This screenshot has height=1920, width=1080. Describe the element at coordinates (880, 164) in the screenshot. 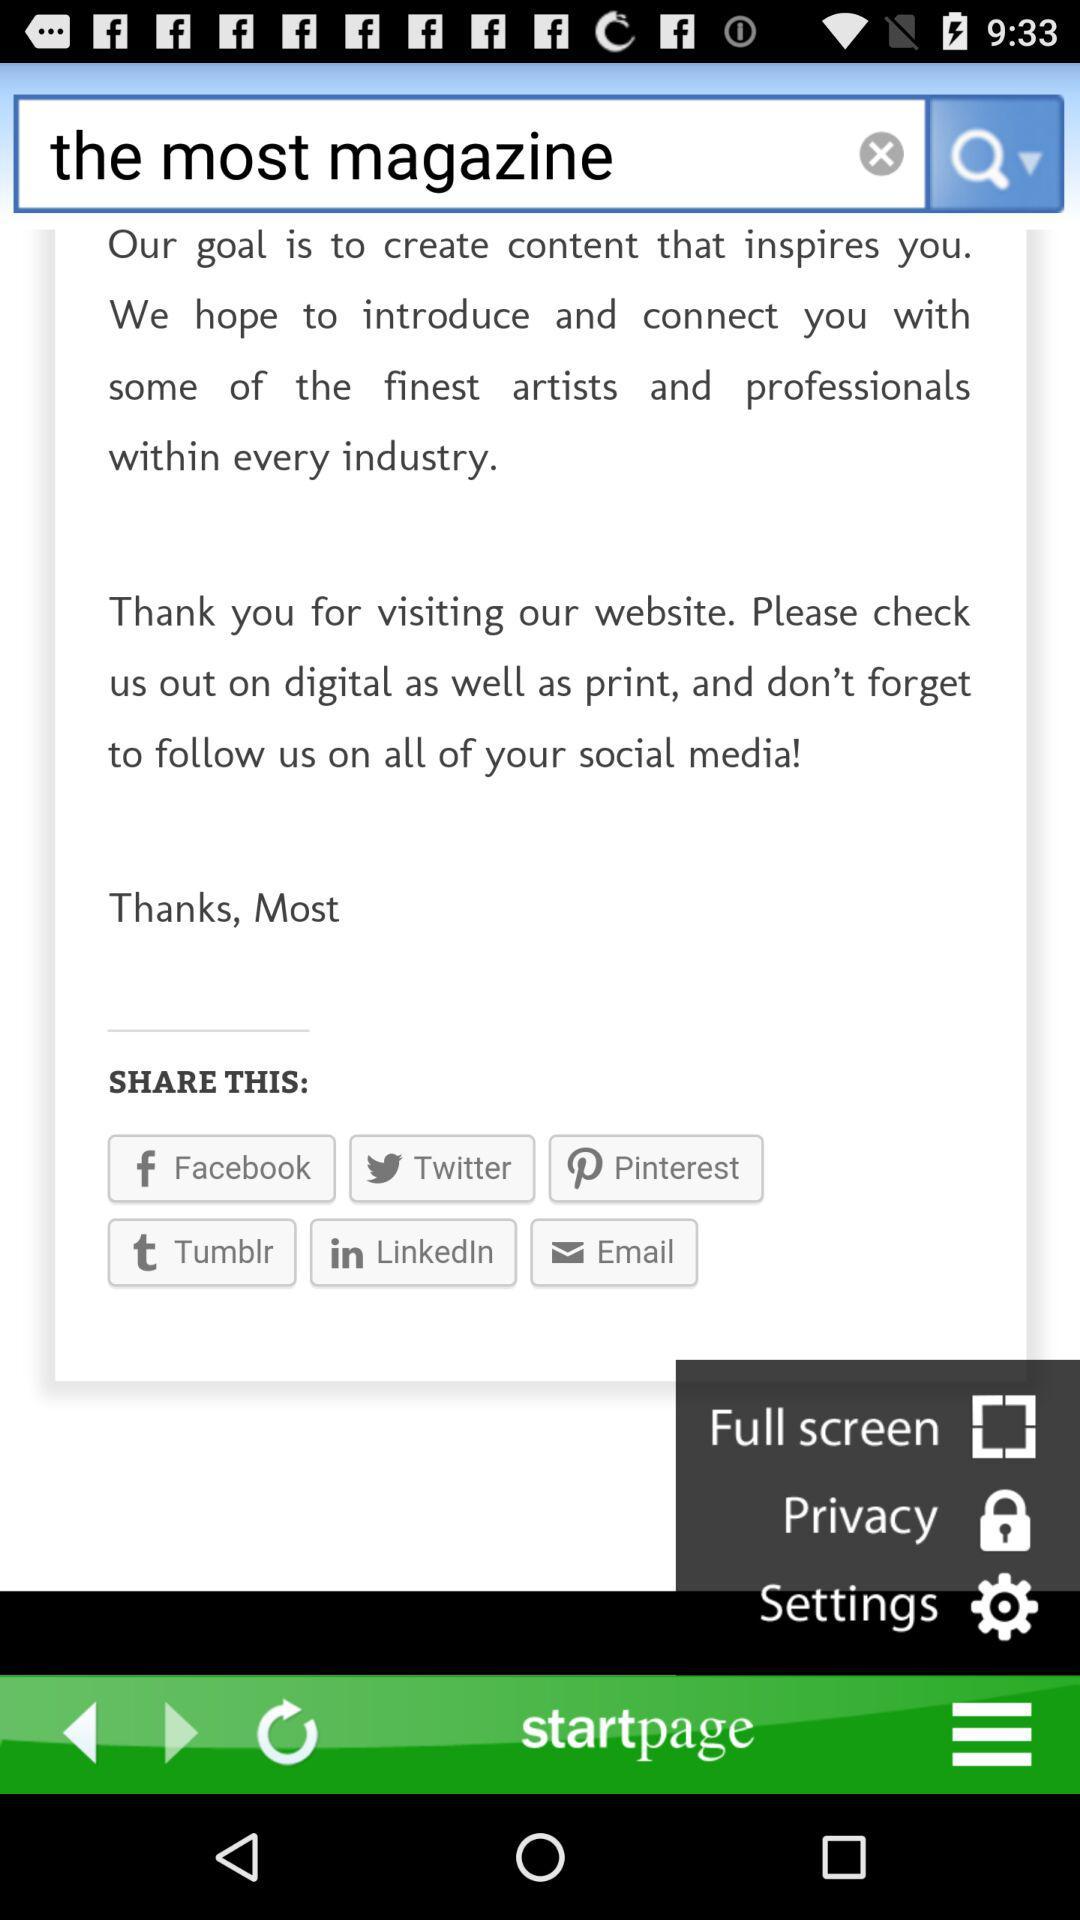

I see `the close icon` at that location.